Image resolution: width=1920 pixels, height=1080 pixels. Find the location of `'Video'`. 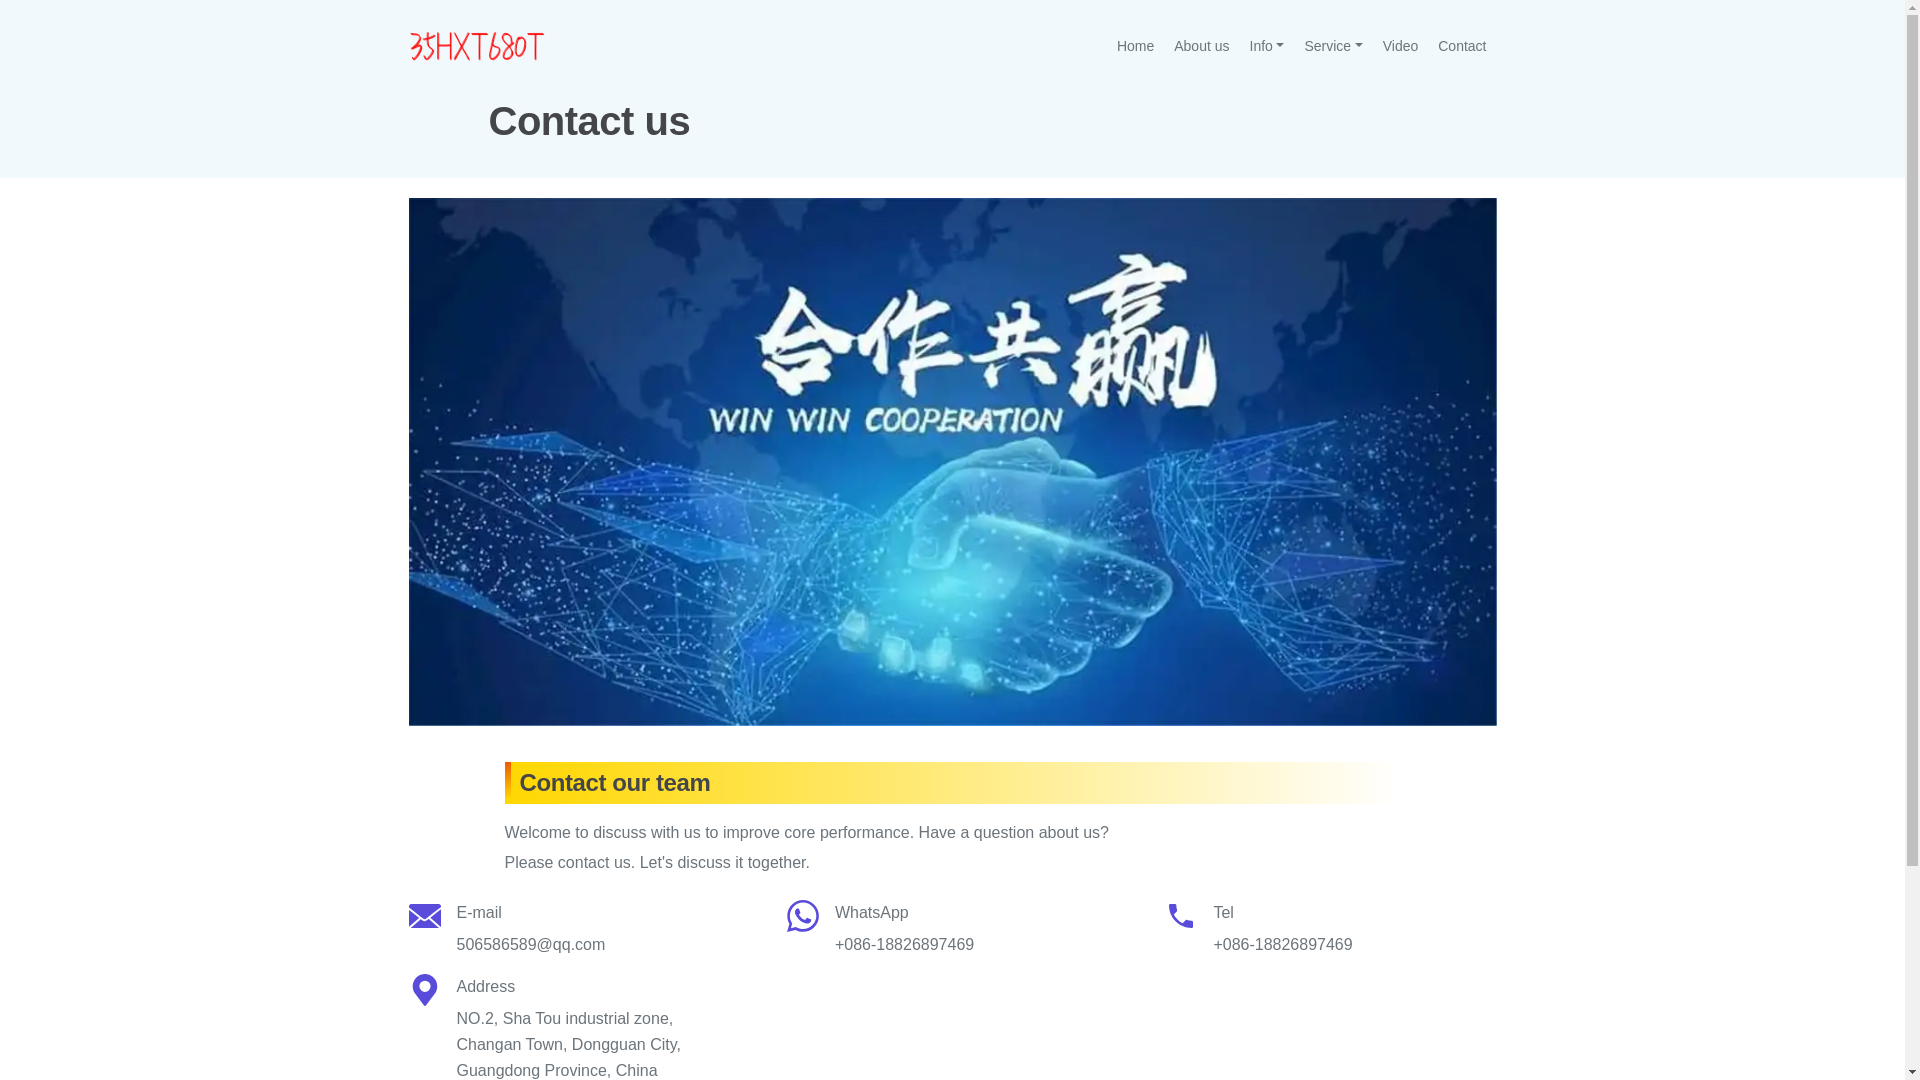

'Video' is located at coordinates (1400, 45).